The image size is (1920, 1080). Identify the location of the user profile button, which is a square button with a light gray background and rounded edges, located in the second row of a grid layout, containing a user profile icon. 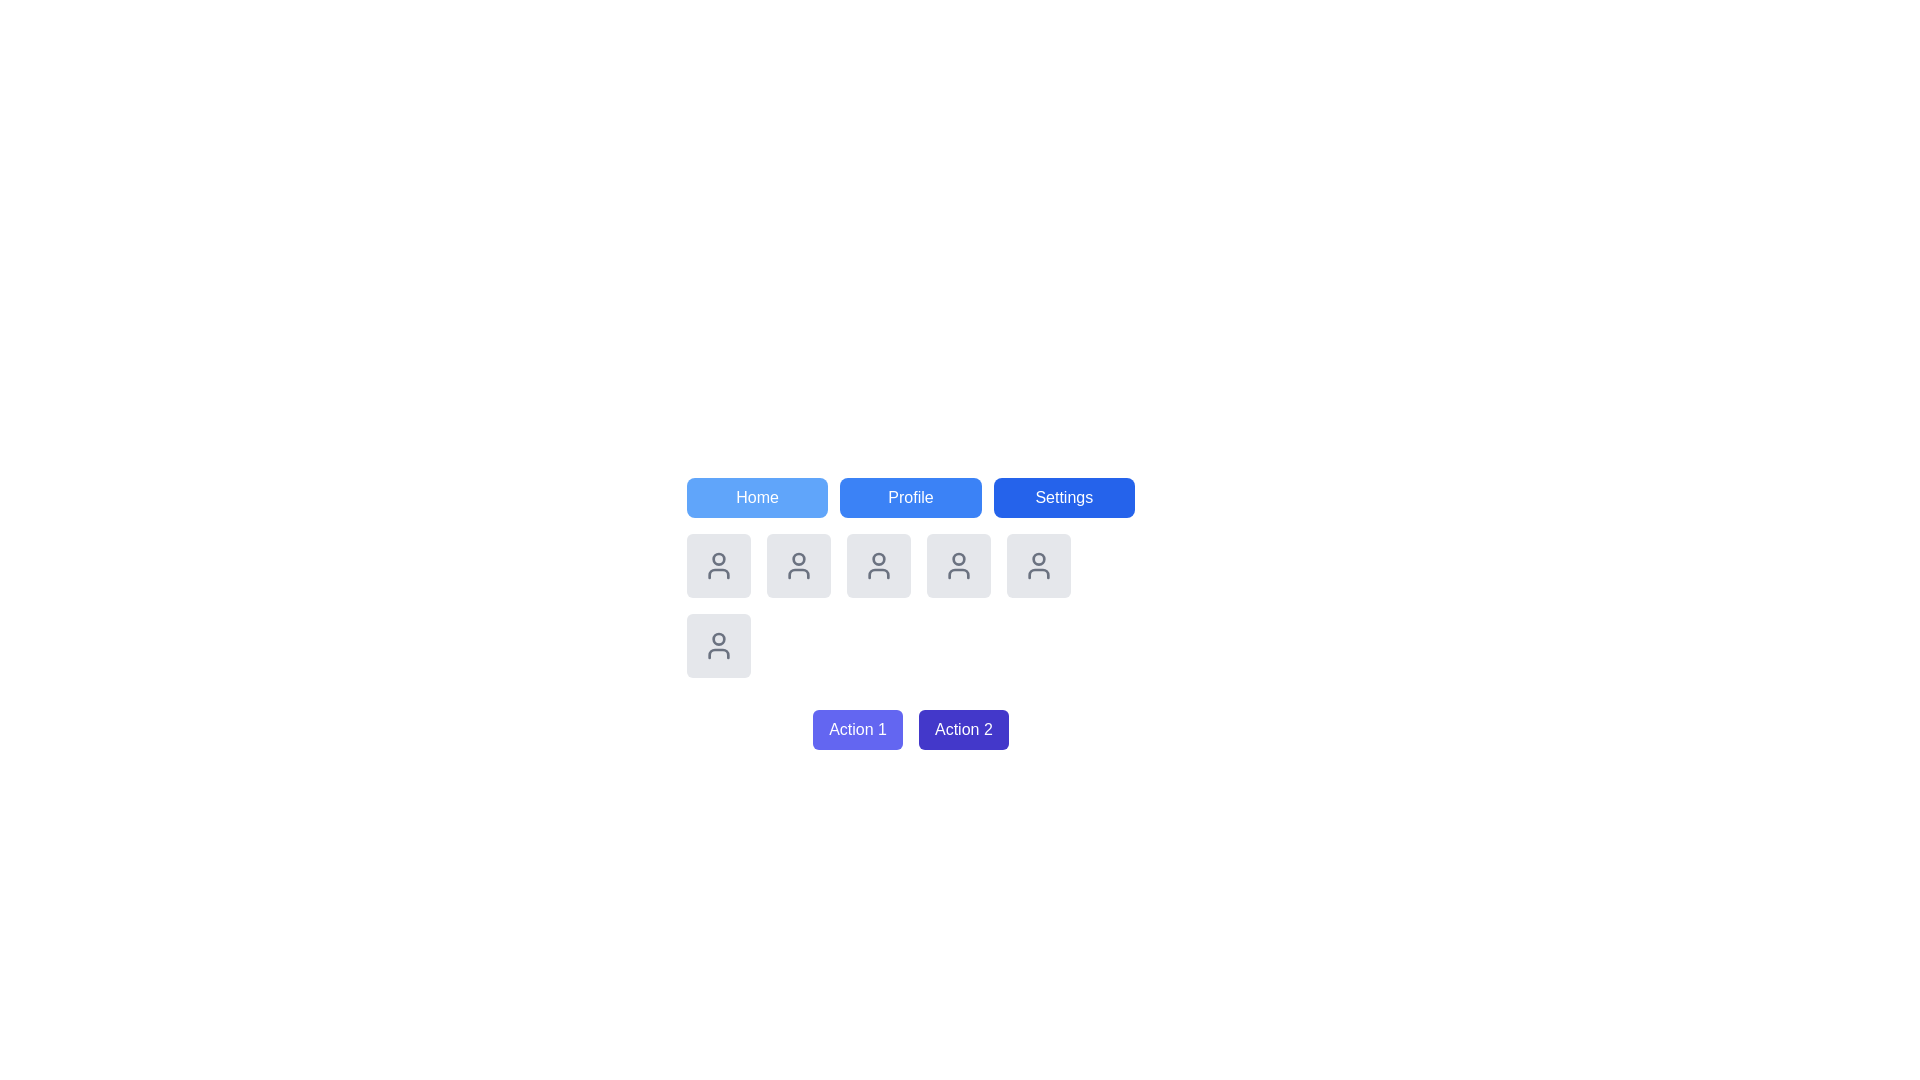
(719, 645).